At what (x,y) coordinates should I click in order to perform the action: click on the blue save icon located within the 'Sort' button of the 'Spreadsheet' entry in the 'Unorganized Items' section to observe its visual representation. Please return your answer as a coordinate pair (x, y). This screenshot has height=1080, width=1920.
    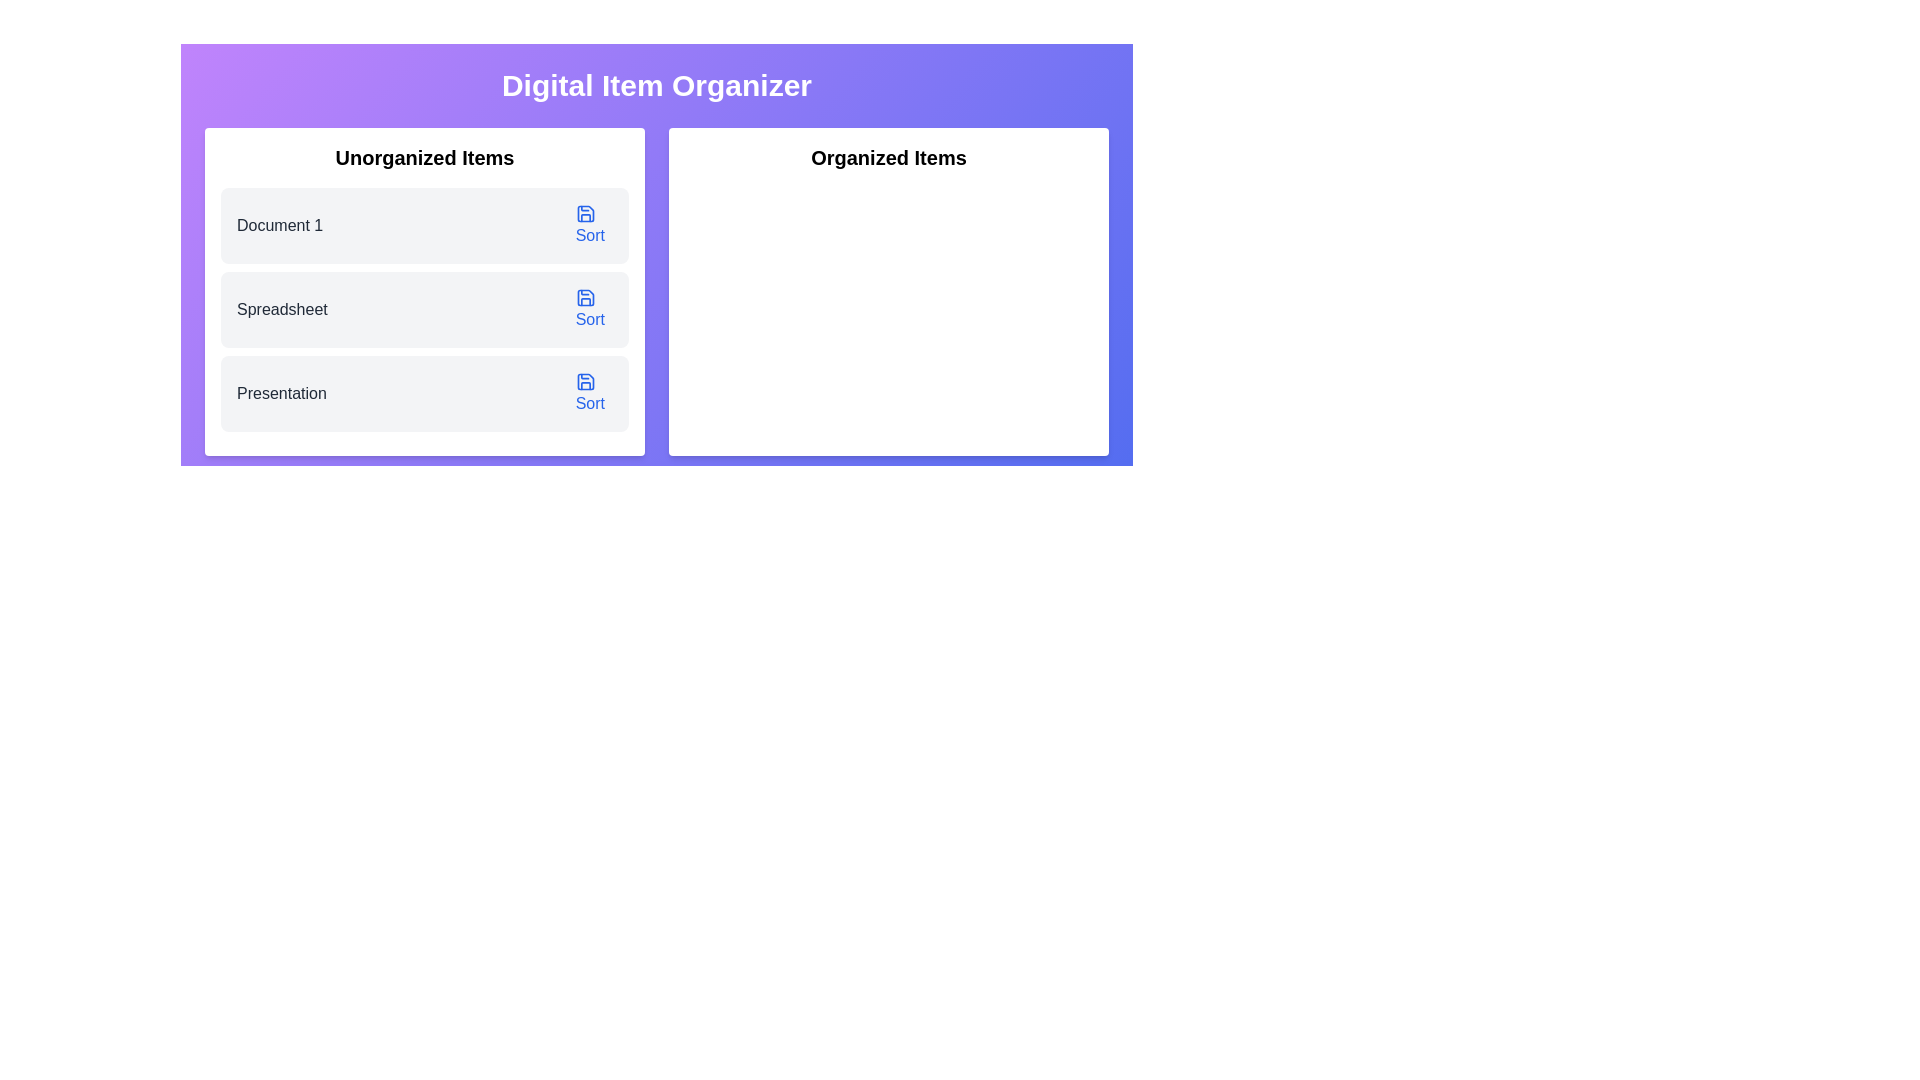
    Looking at the image, I should click on (584, 297).